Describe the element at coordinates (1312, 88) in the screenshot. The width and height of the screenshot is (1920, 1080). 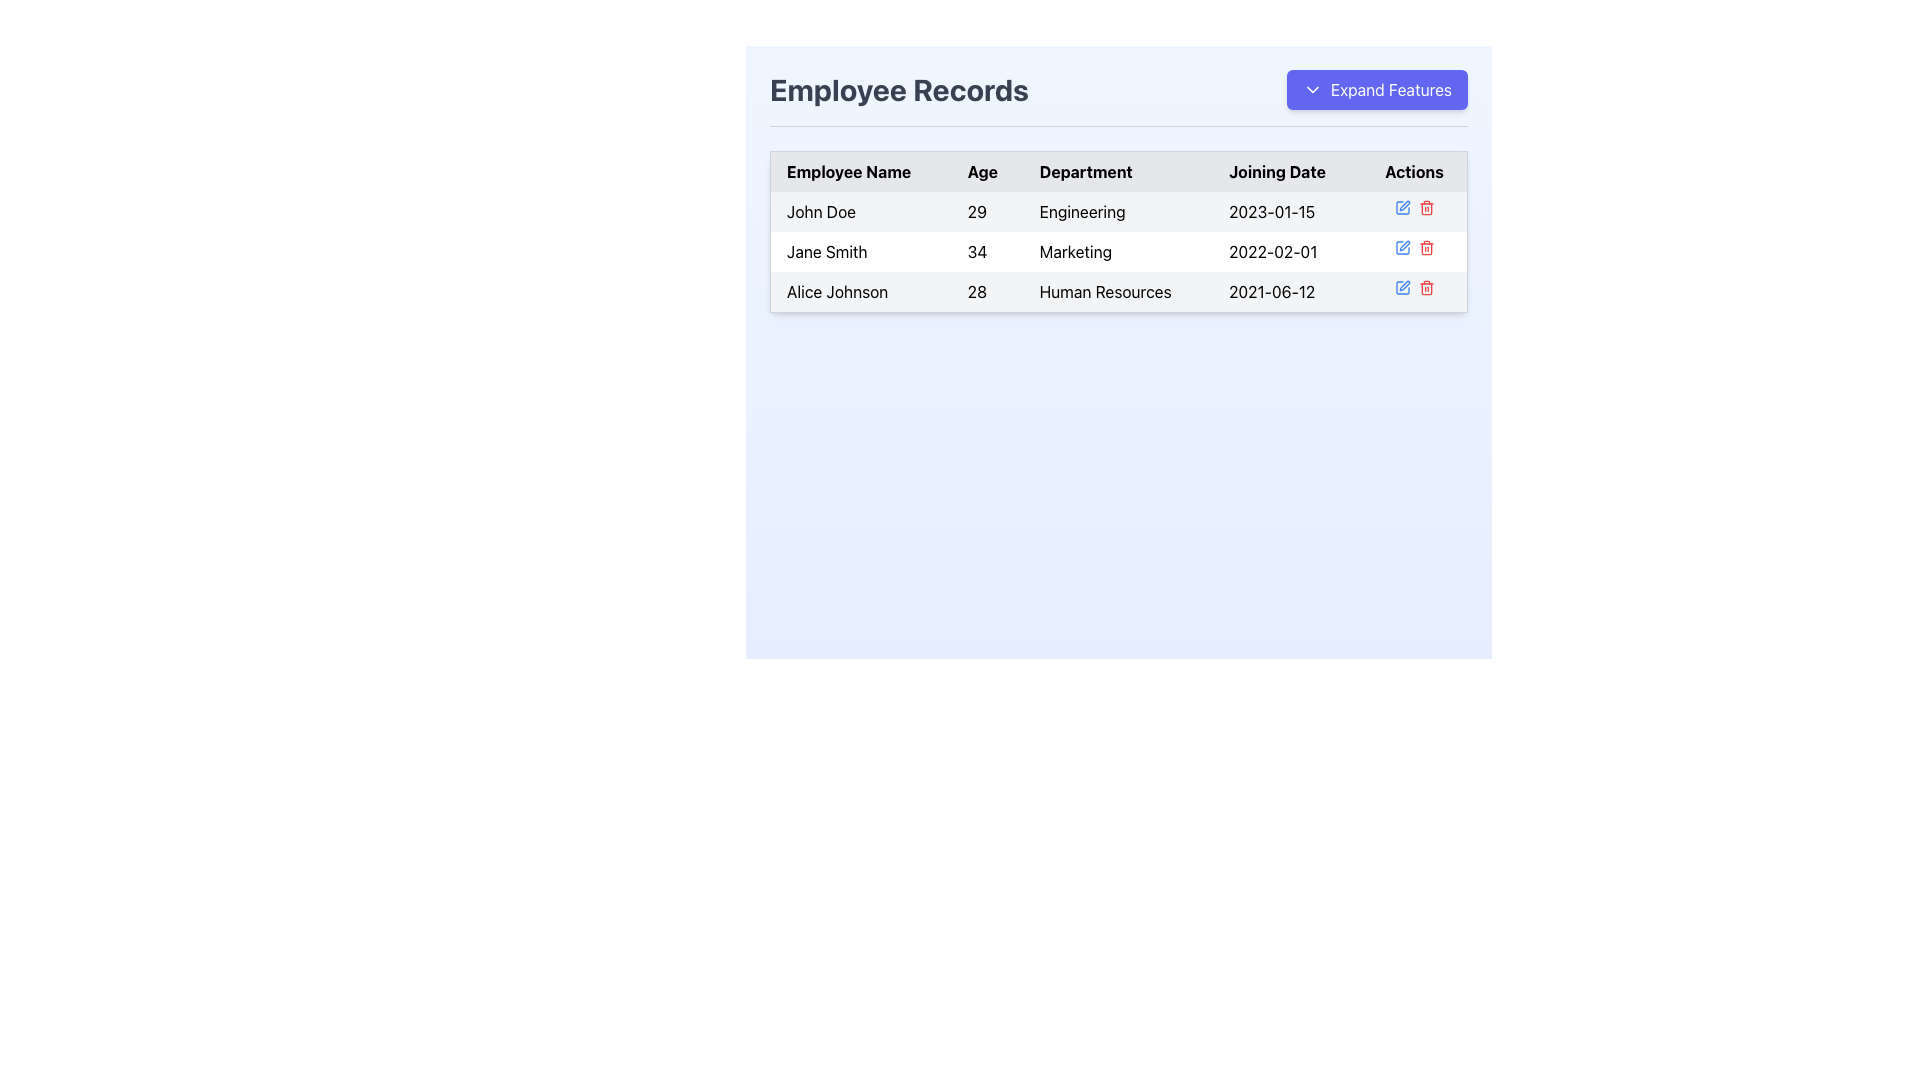
I see `the small downward-pointing chevron icon located inside the blue 'Expand Features' button` at that location.